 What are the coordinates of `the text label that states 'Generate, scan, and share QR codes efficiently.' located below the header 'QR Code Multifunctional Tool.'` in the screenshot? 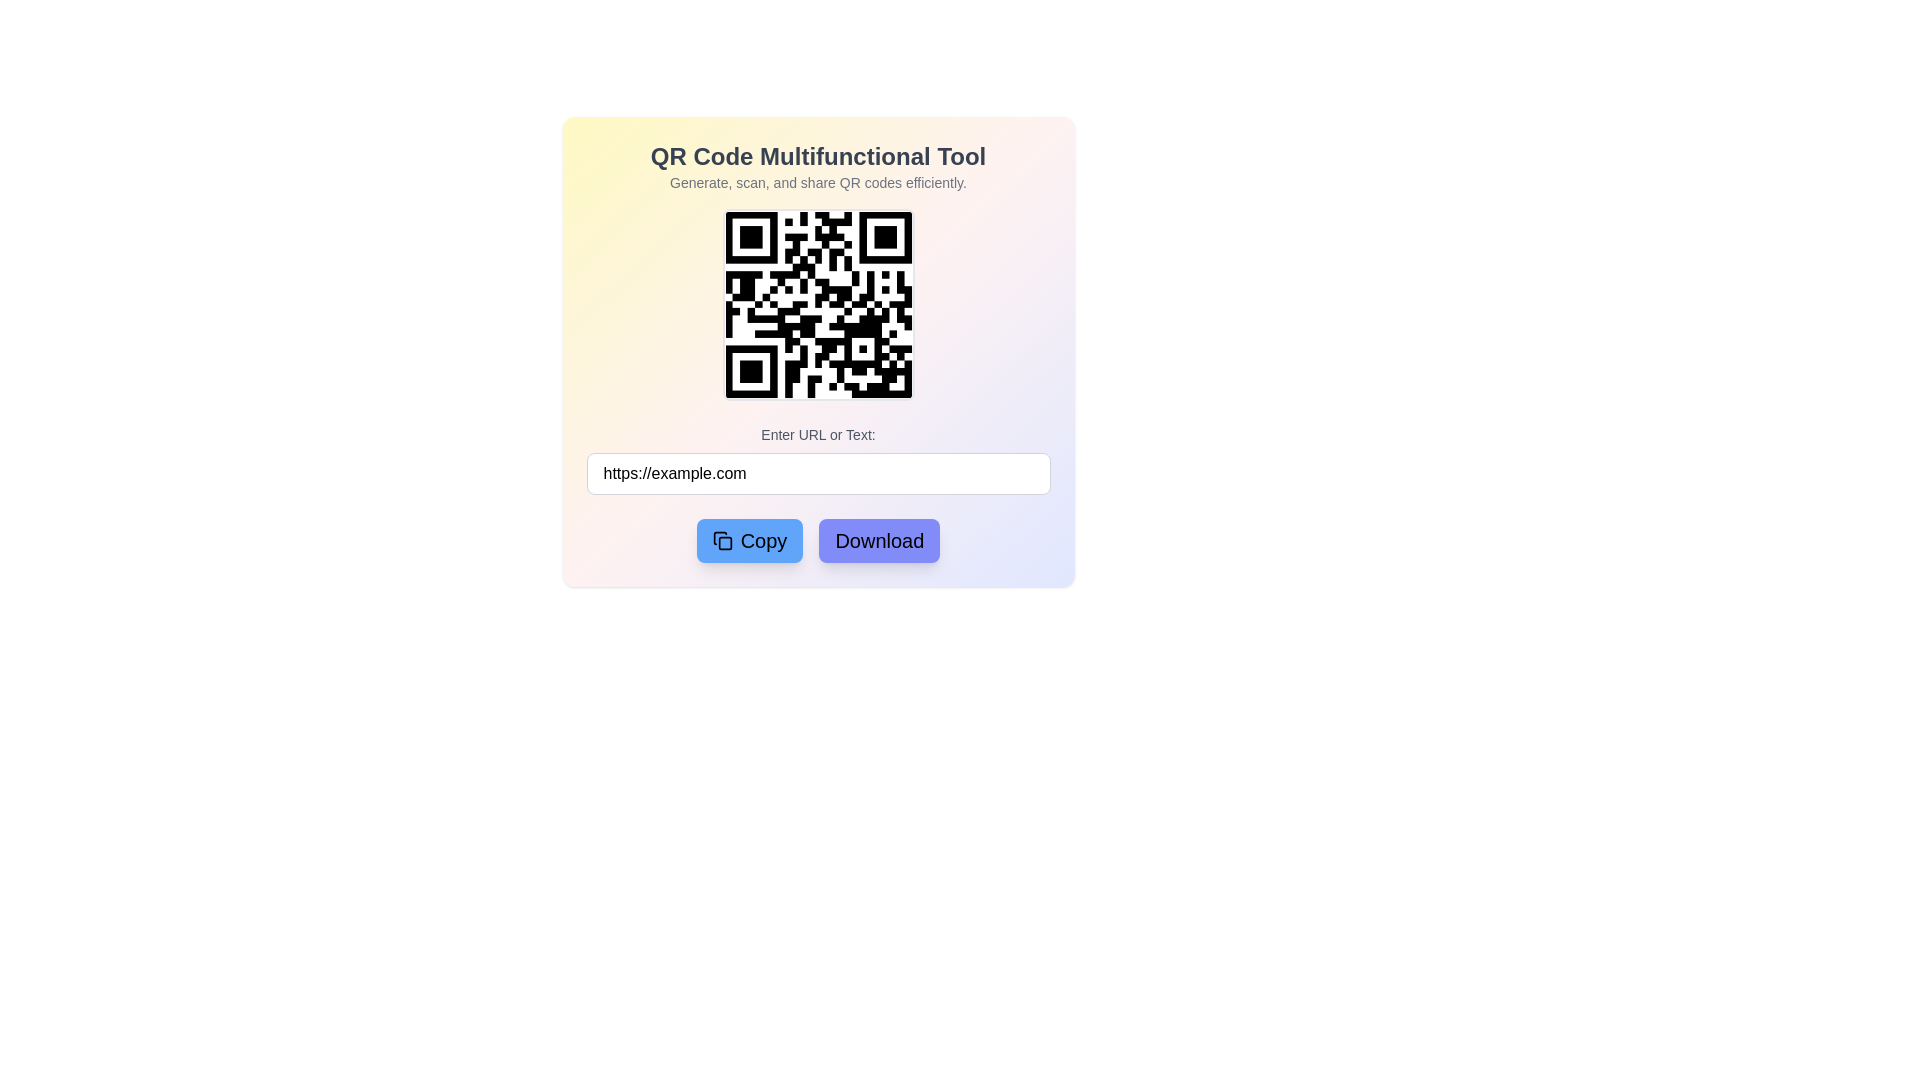 It's located at (818, 182).